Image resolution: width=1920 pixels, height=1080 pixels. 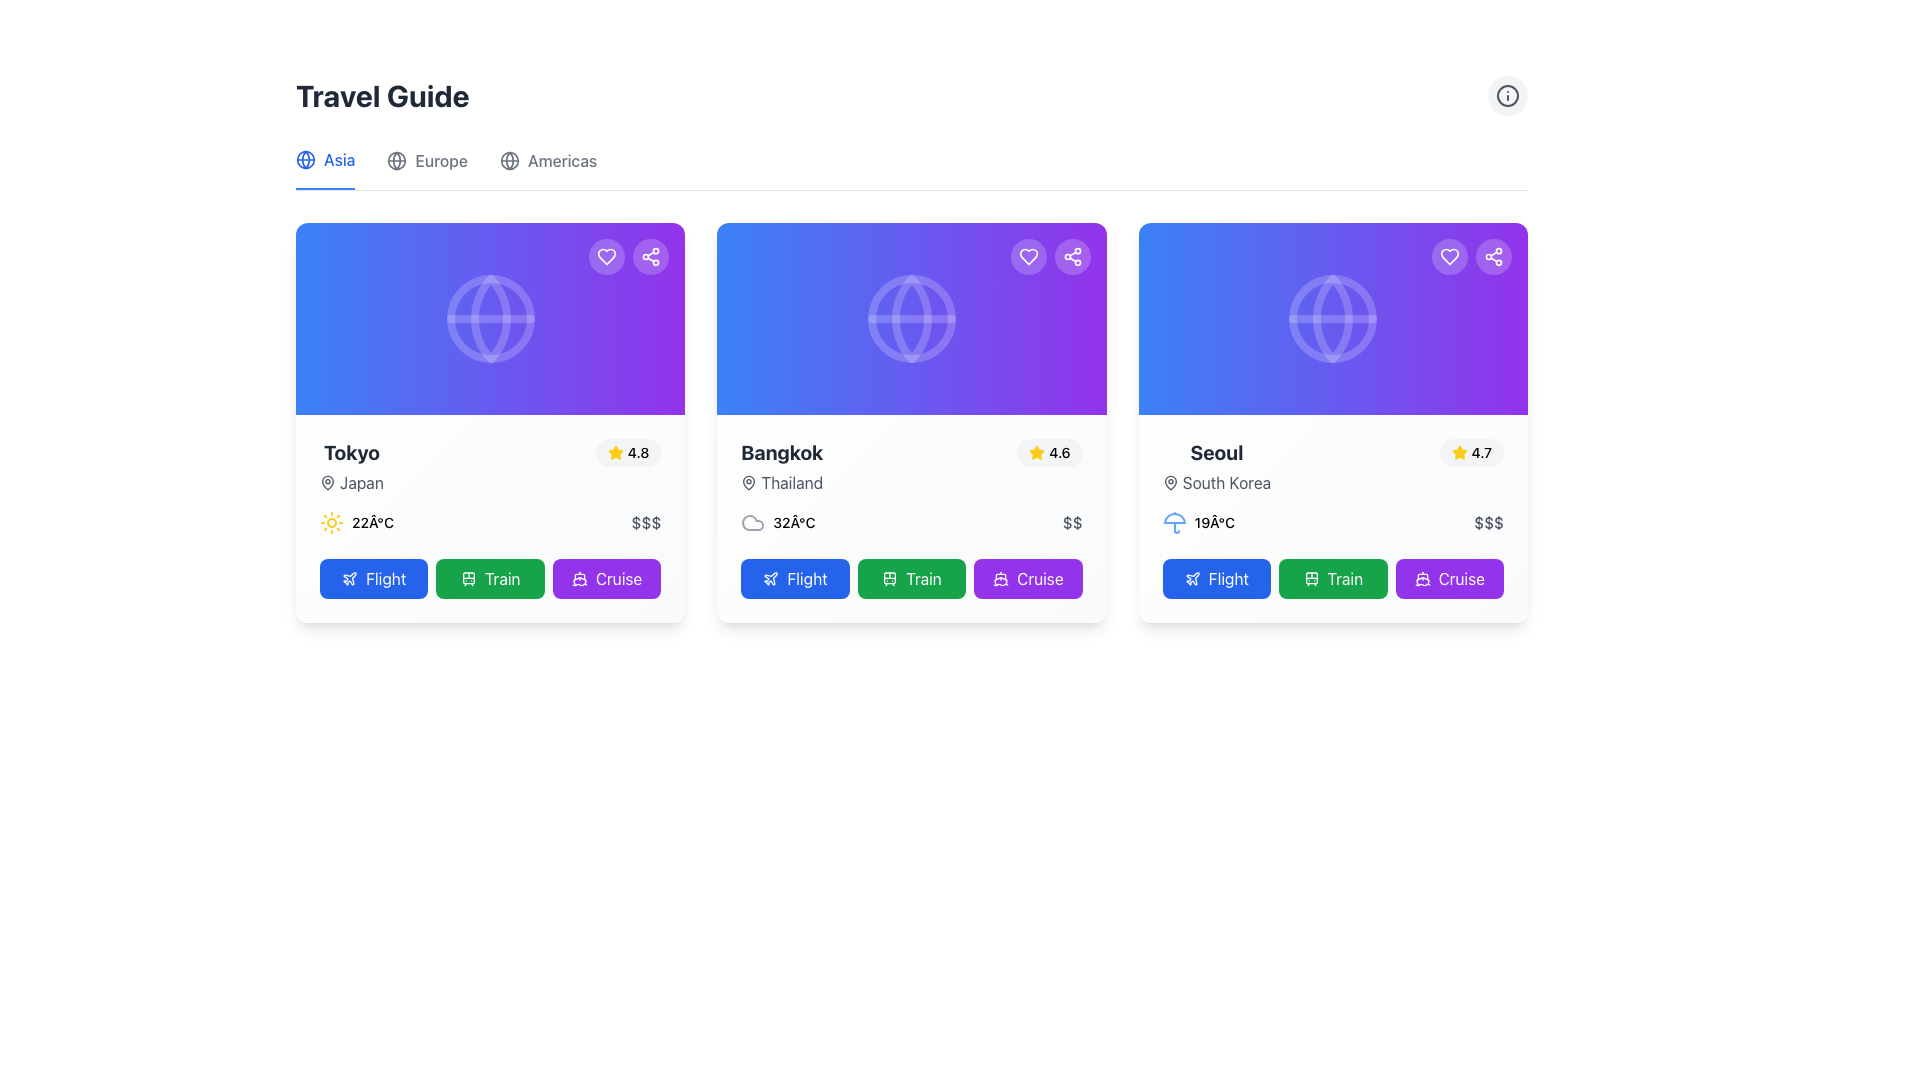 What do you see at coordinates (339, 158) in the screenshot?
I see `the text label displaying 'Asia', which is rendered in blue and positioned next to a globe-shaped icon in the navigation menu` at bounding box center [339, 158].